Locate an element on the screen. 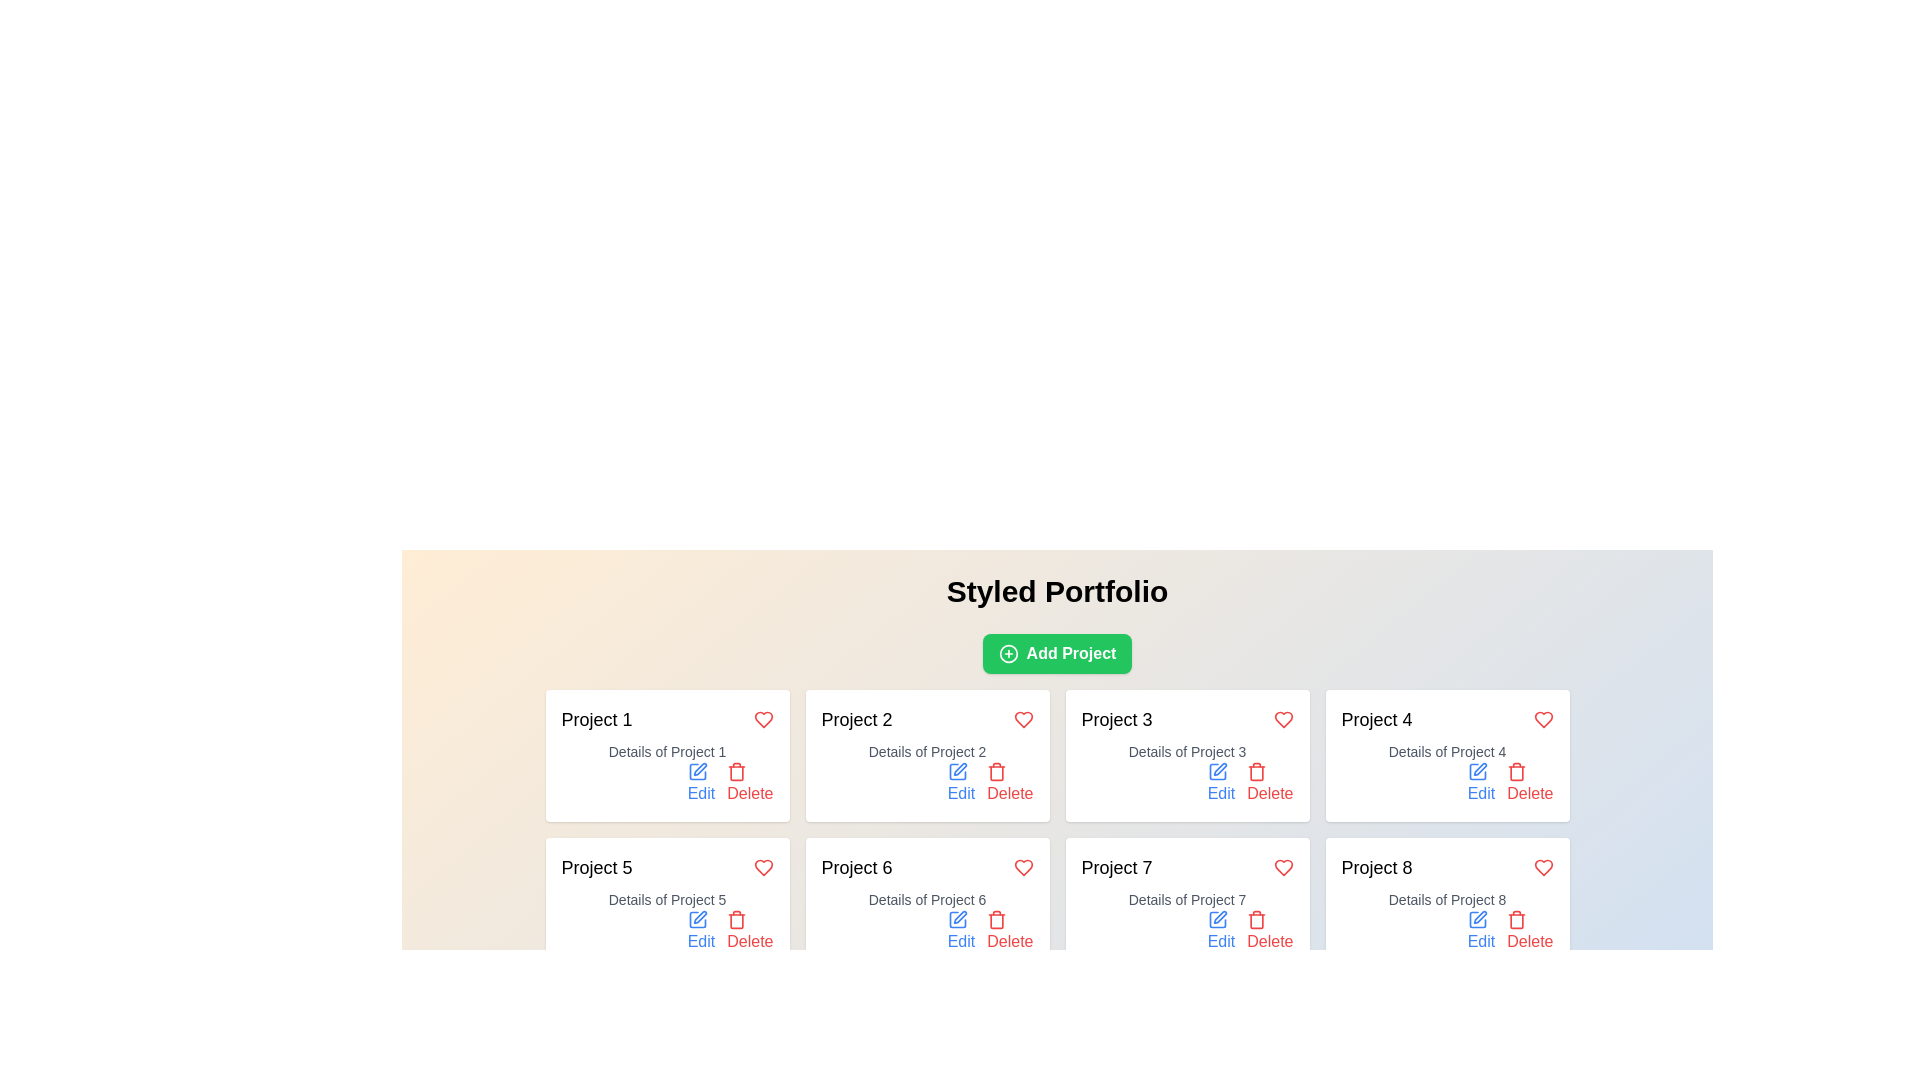 The width and height of the screenshot is (1920, 1080). the text label displaying 'Details of Project 2', which is located below the heading 'Project 2' in the second card of the first row is located at coordinates (926, 752).